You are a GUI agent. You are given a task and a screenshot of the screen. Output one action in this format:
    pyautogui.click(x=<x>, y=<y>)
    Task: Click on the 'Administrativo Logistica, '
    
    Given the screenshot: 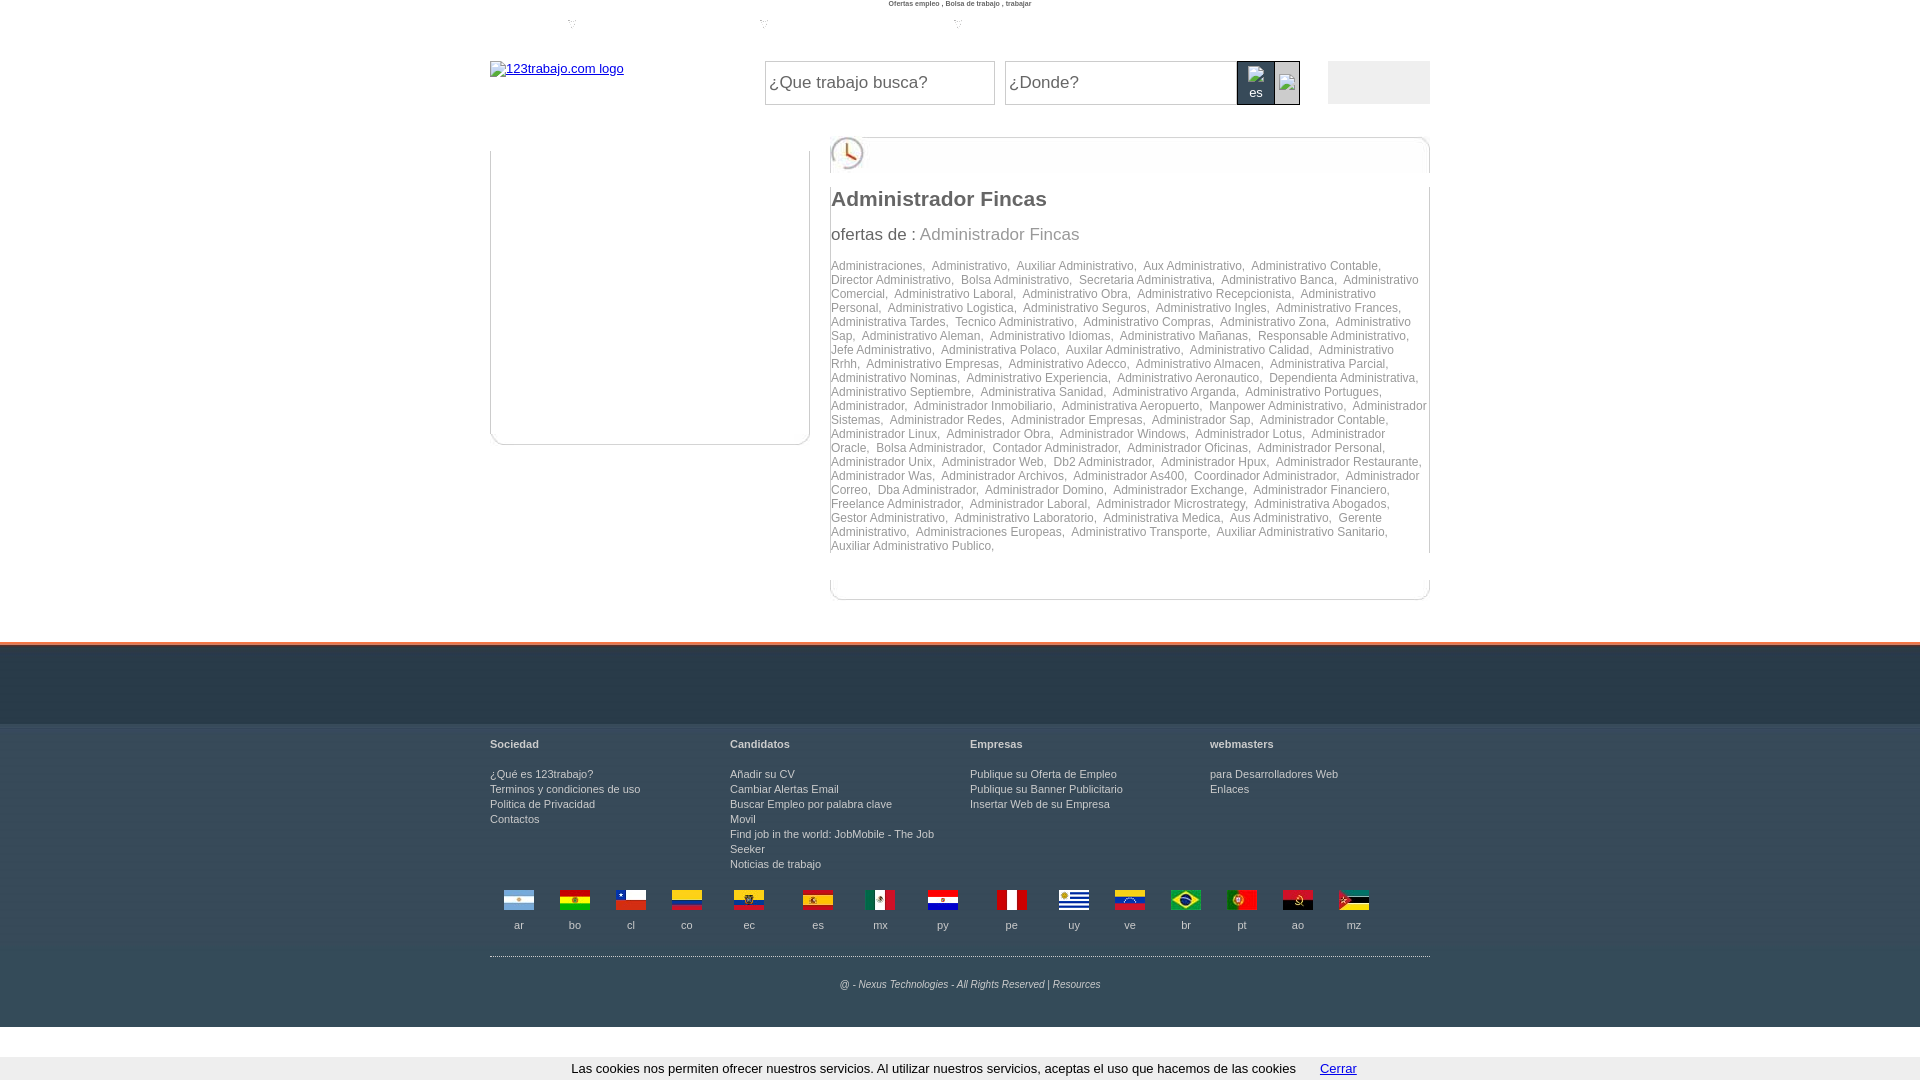 What is the action you would take?
    pyautogui.click(x=954, y=308)
    